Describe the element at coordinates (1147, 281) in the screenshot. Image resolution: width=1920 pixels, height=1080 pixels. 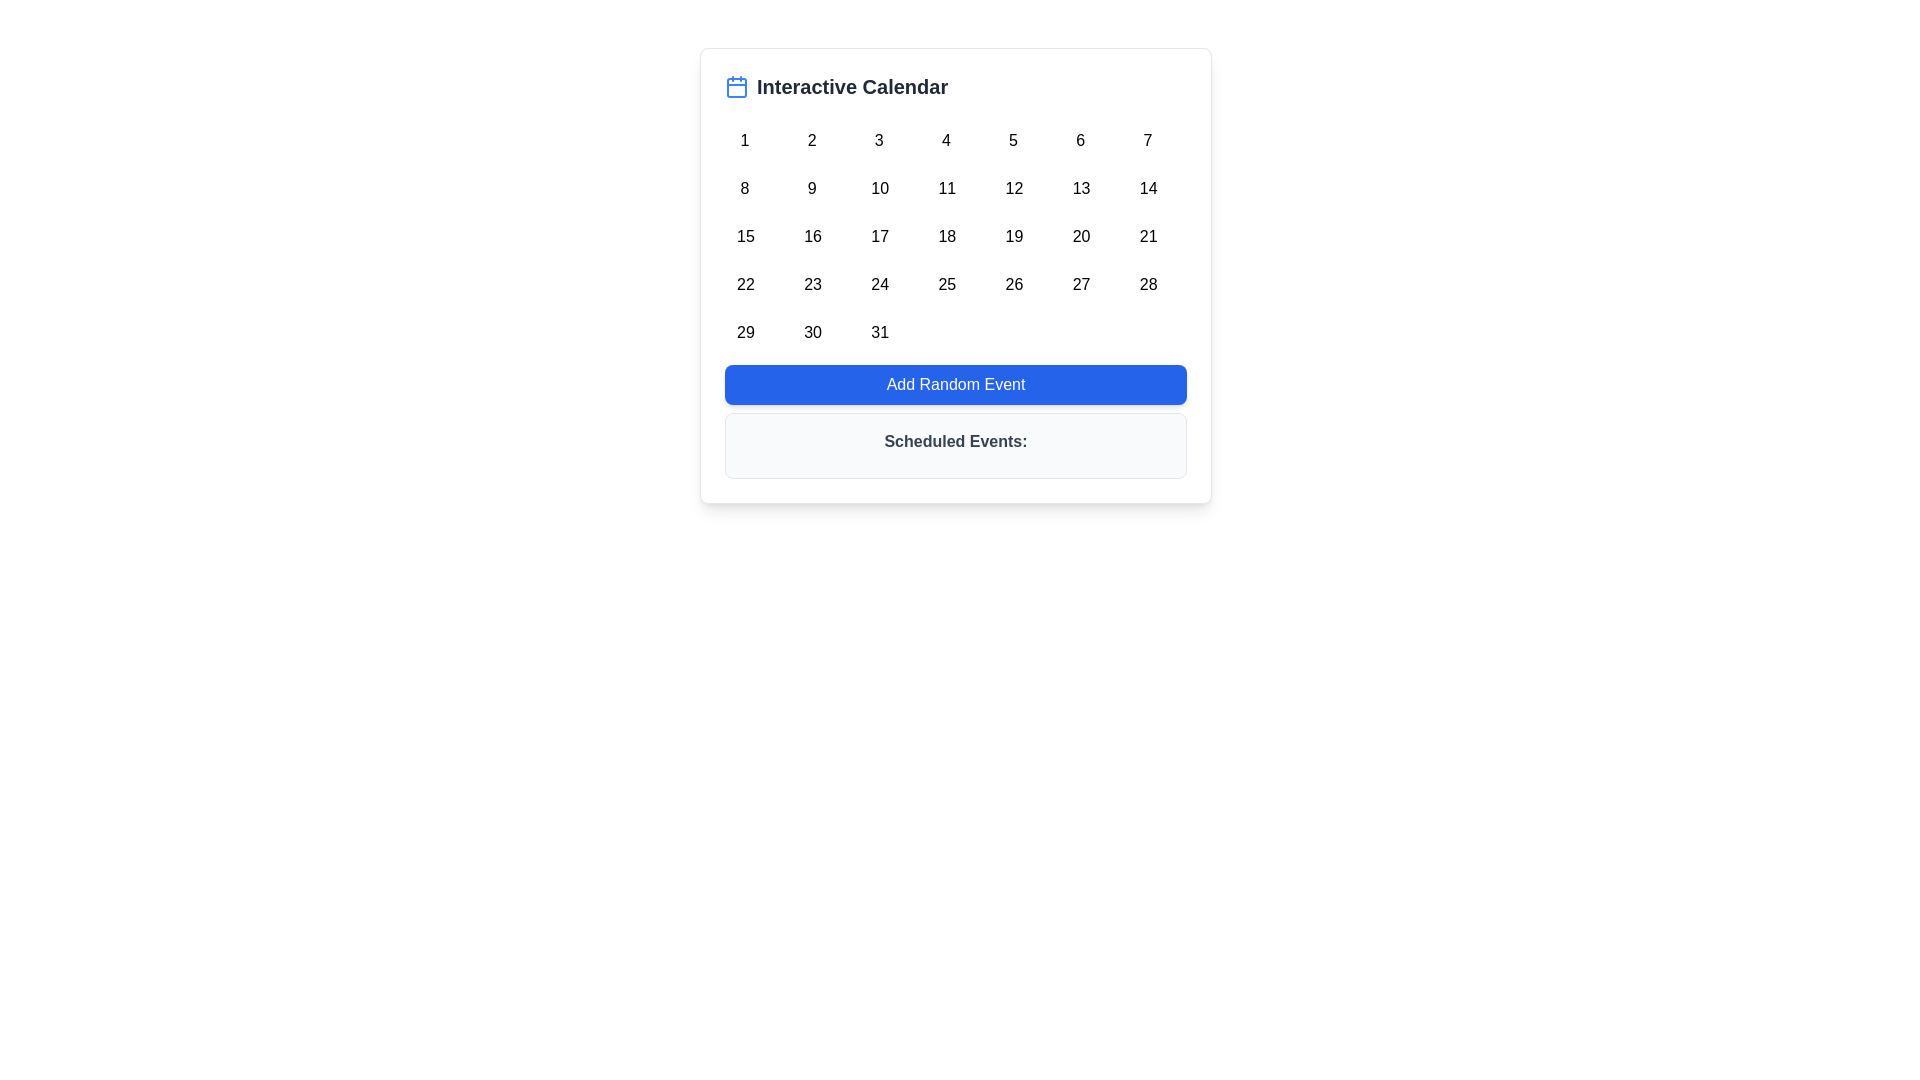
I see `the button labeled '28', which is a square-shaped button with a rounded border, white background, and black centered text, to change its background color to blue` at that location.